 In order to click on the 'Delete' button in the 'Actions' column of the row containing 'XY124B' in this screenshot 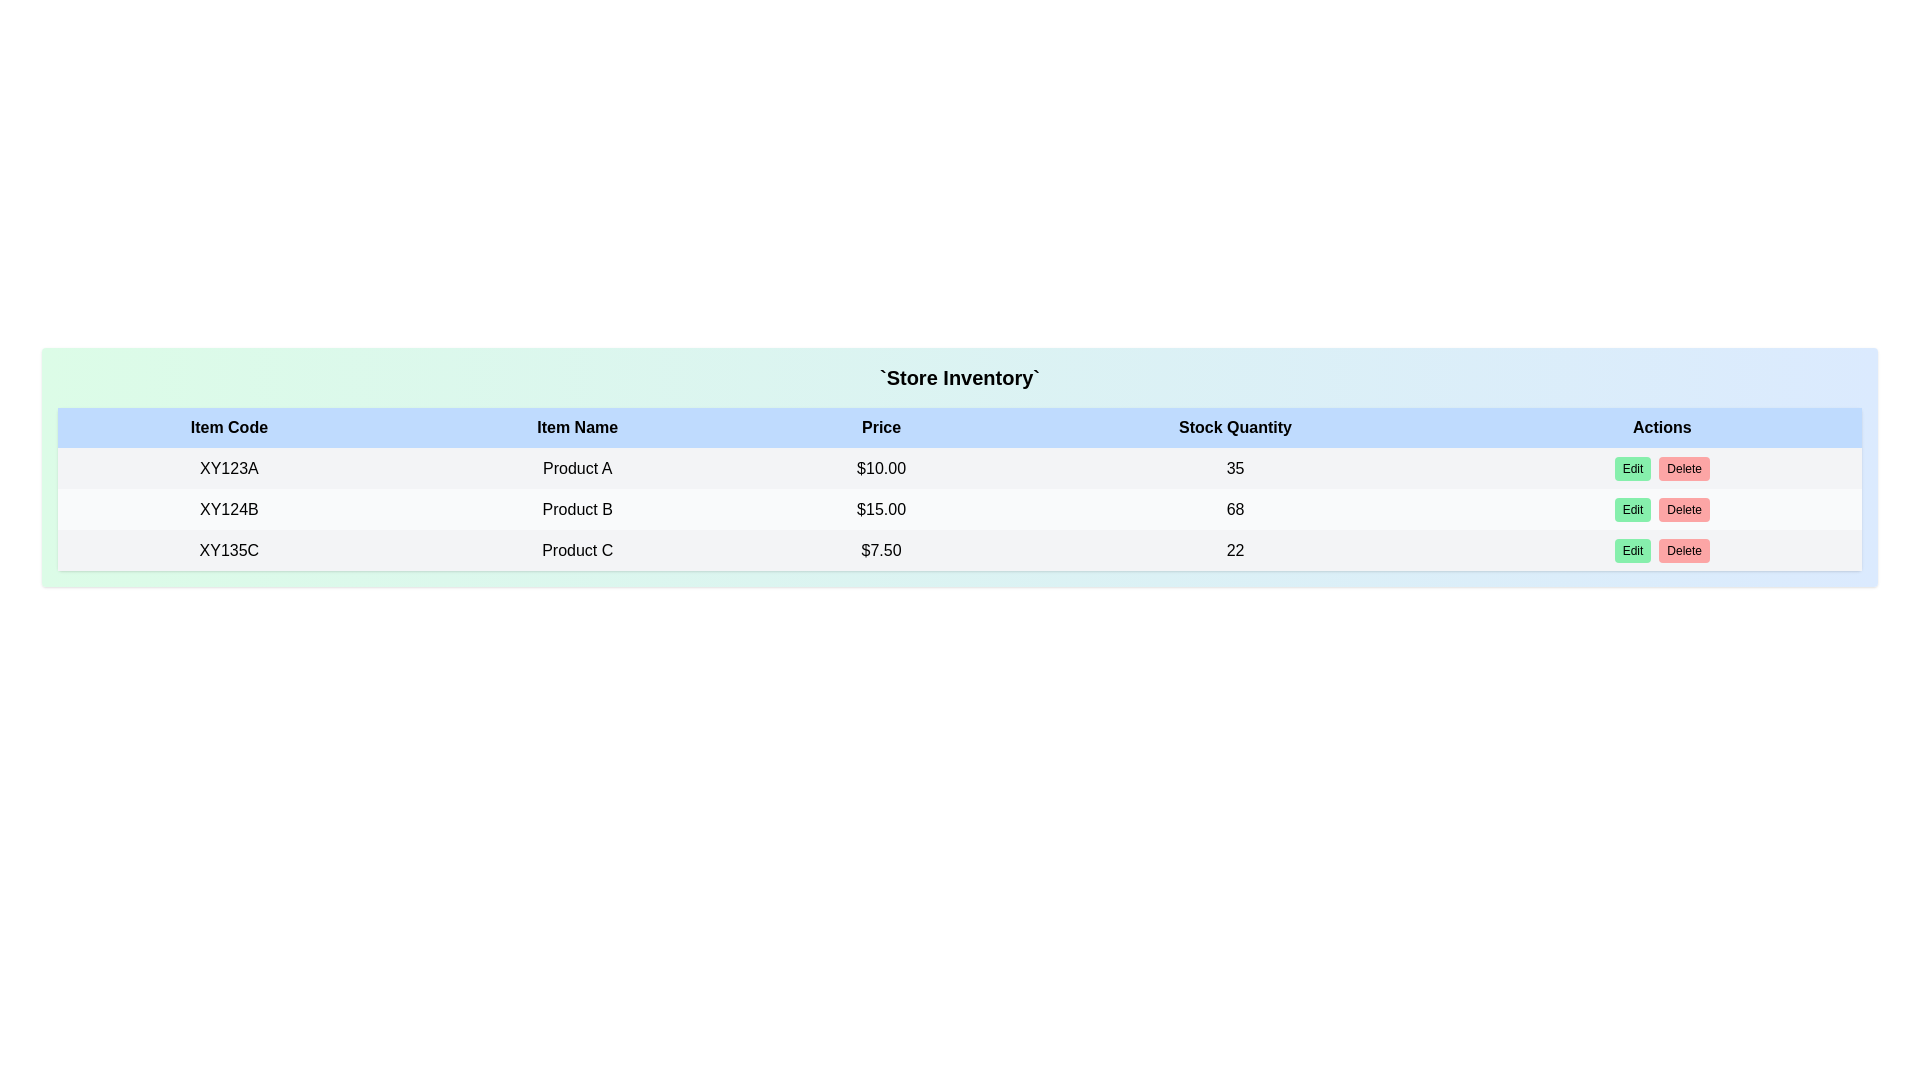, I will do `click(1683, 508)`.